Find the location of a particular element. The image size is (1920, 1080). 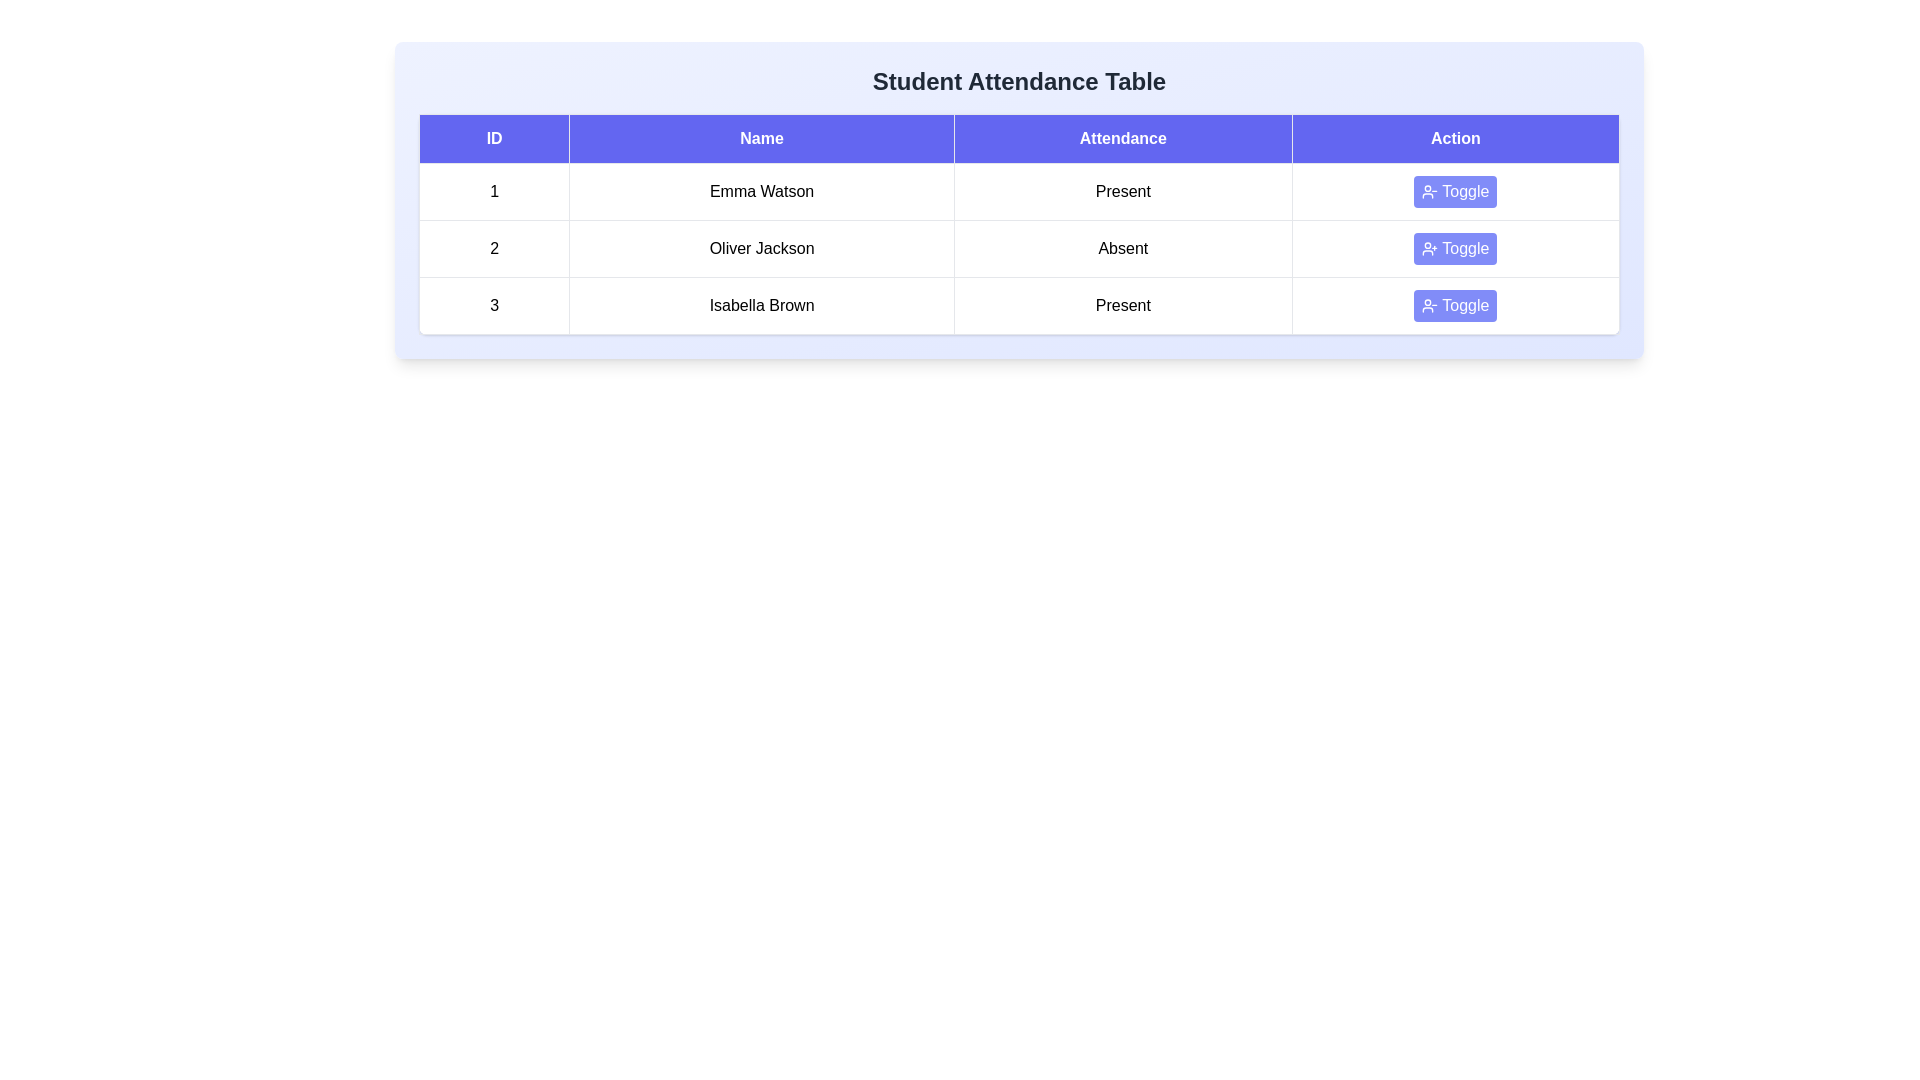

the toggle button for 'Absent' status associated with 'Oliver Jackson' is located at coordinates (1455, 248).